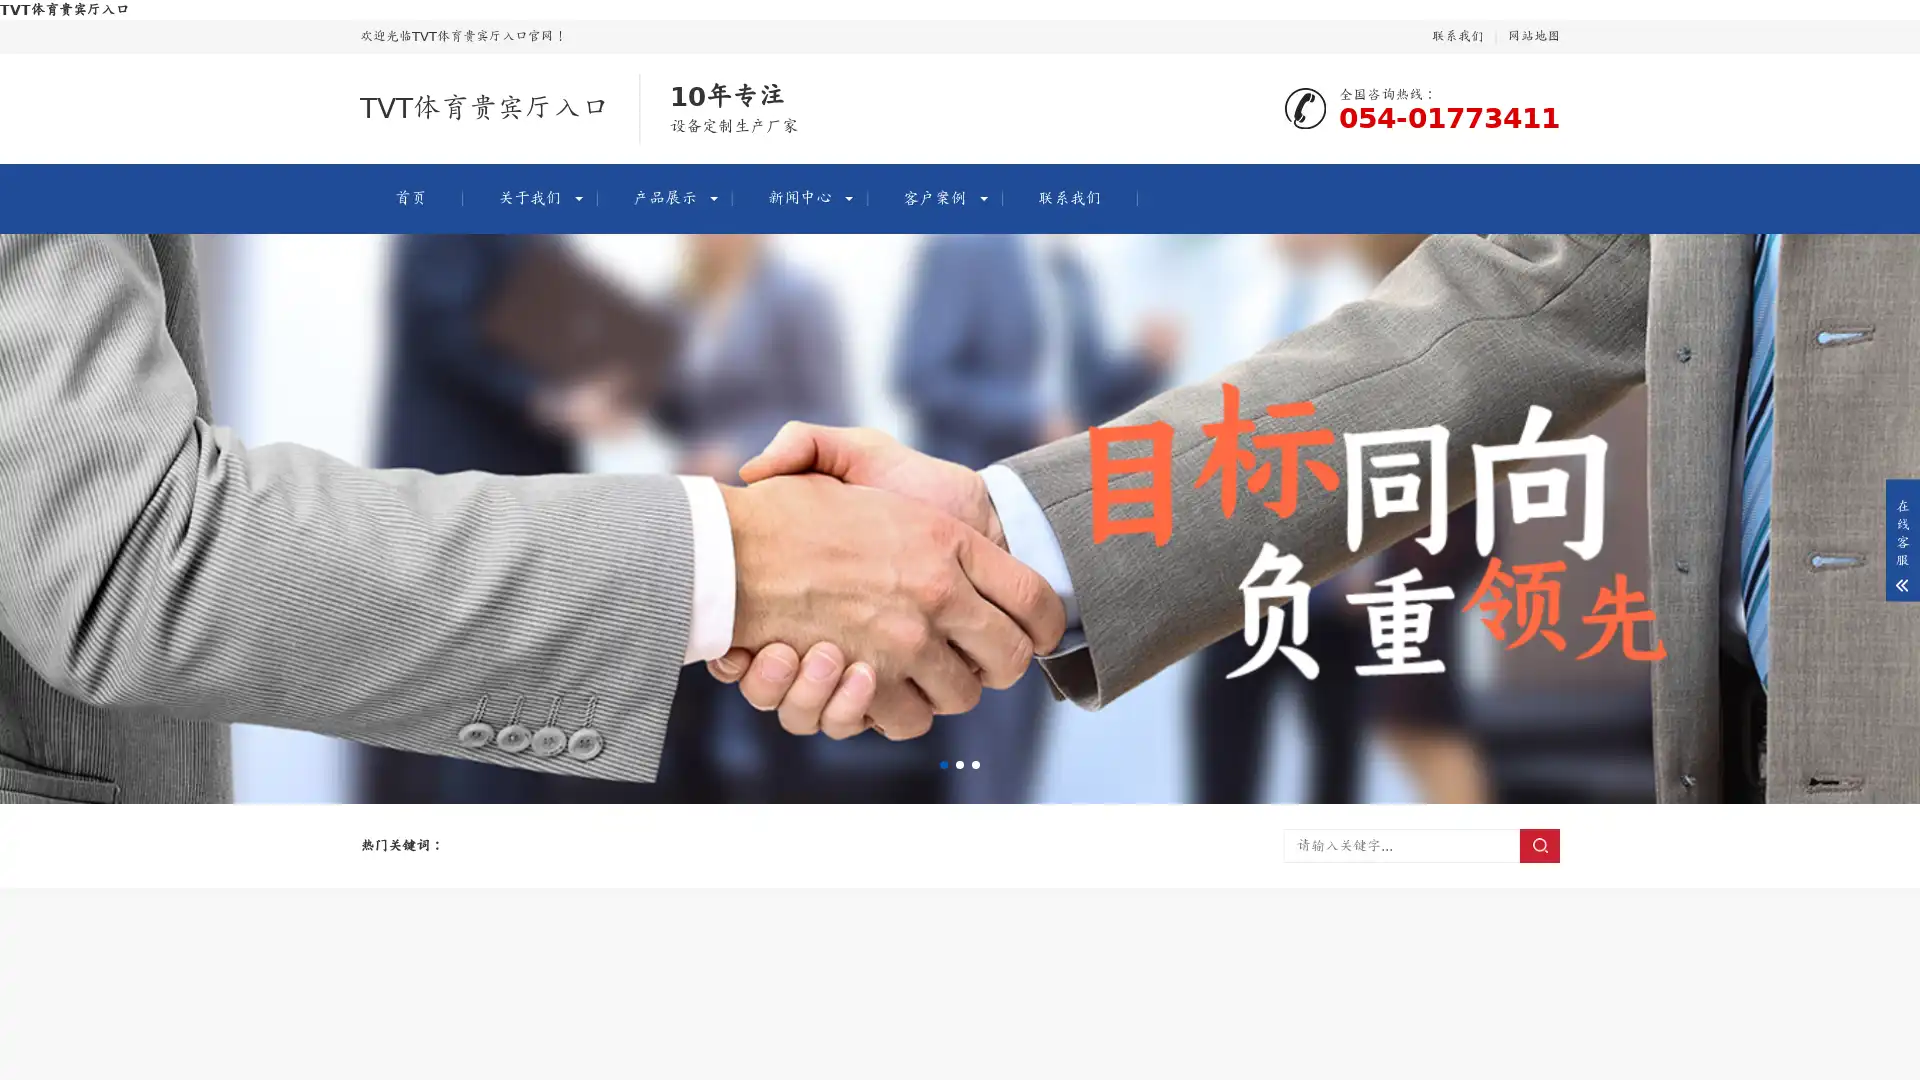 This screenshot has width=1920, height=1080. Describe the element at coordinates (975, 764) in the screenshot. I see `Go to slide 3` at that location.